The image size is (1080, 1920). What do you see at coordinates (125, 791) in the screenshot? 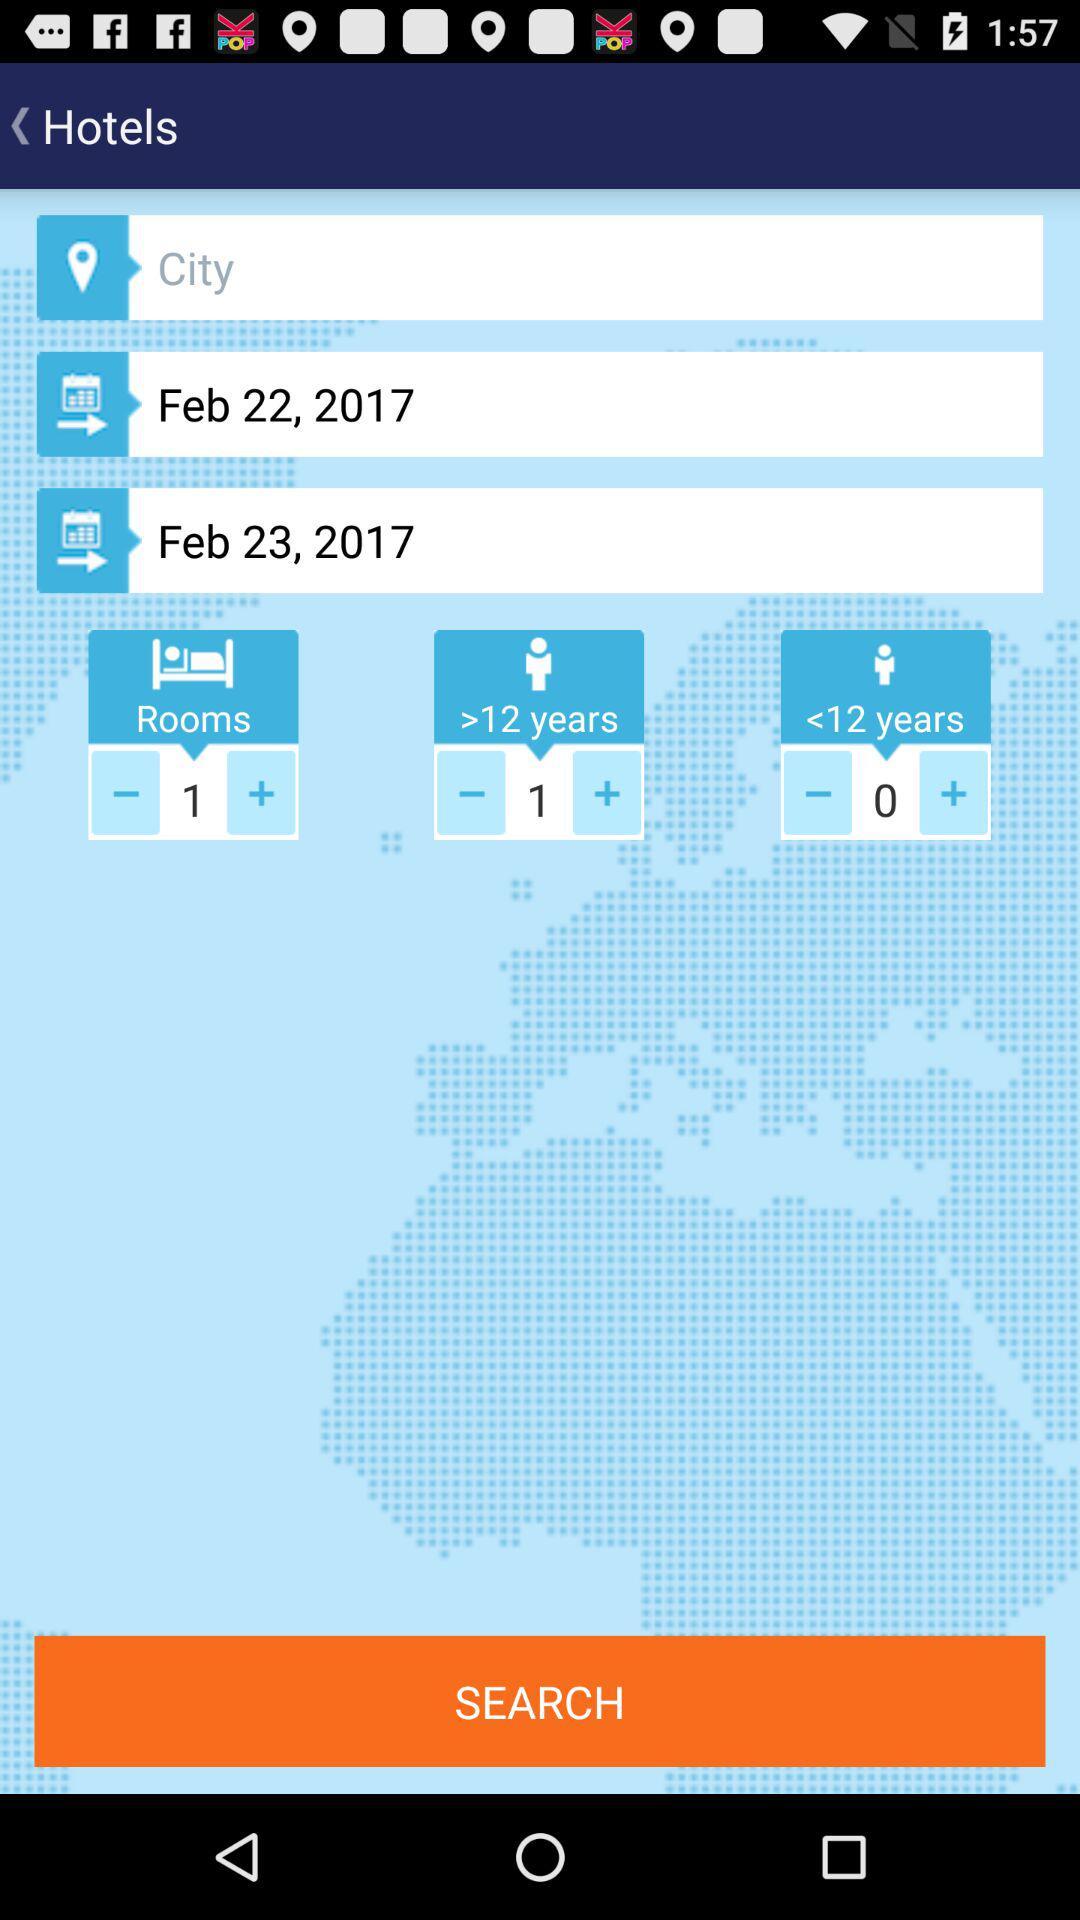
I see `derement button` at bounding box center [125, 791].